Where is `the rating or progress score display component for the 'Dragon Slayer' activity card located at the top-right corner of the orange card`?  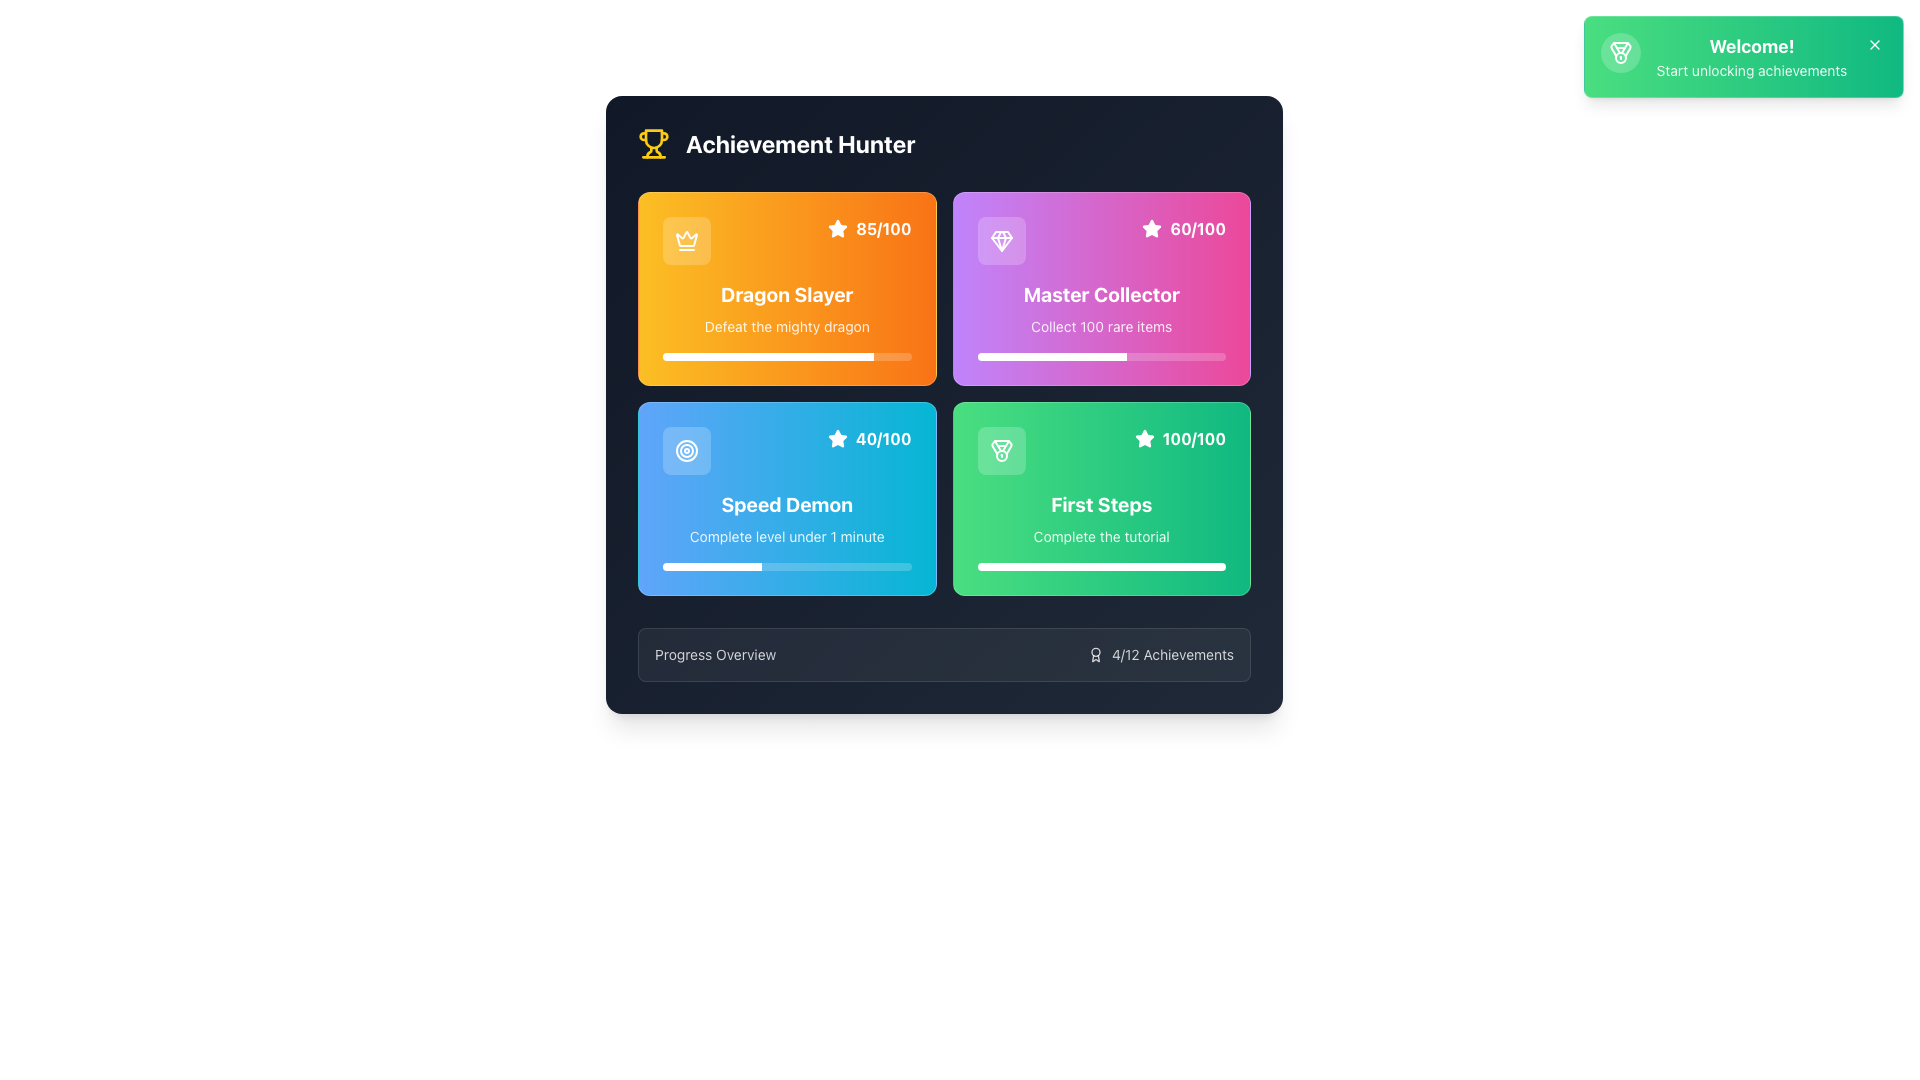
the rating or progress score display component for the 'Dragon Slayer' activity card located at the top-right corner of the orange card is located at coordinates (869, 227).